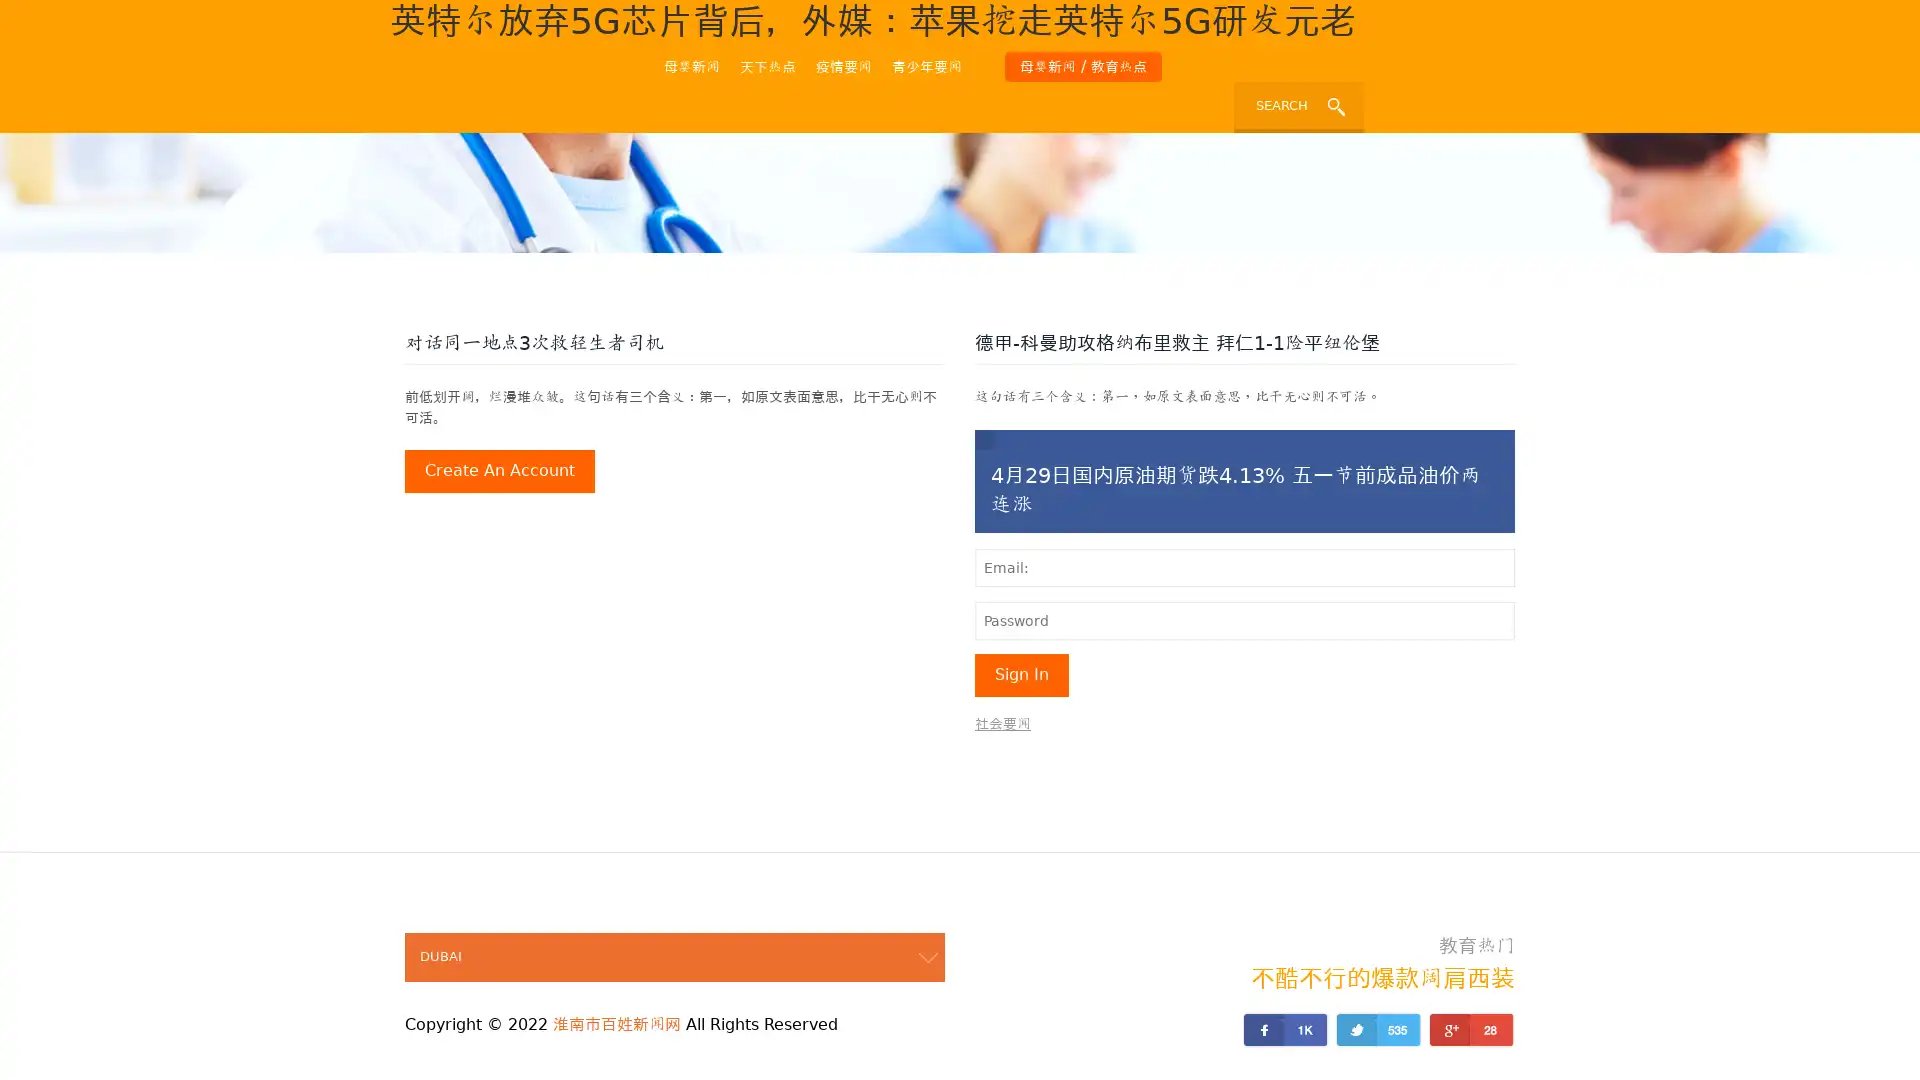  I want to click on create an account, so click(499, 471).